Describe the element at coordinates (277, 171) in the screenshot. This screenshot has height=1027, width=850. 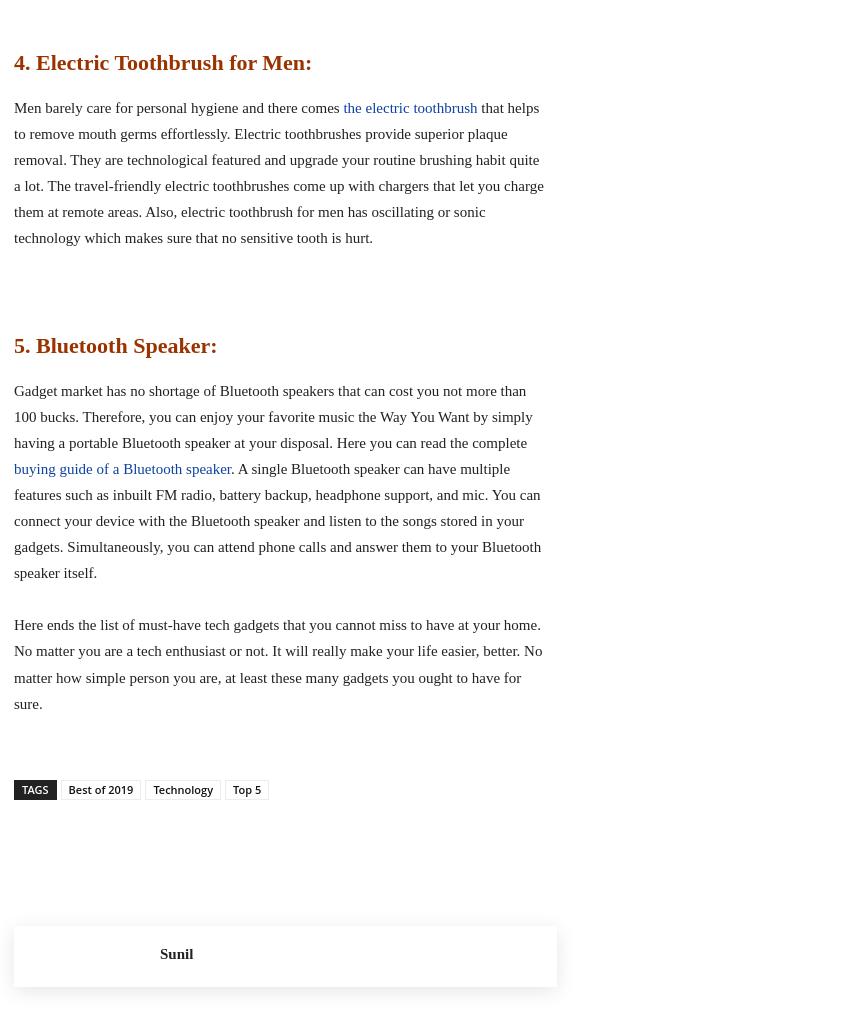
I see `'that helps to remove mouth germs effortlessly. Electric toothbrushes provide superior plaque removal. They are technological featured and upgrade your routine brushing habit quite a lot. The travel-friendly electric toothbrushes come up with chargers that let you charge them at remote areas. Also, electric toothbrush for men has oscillating or sonic technology which makes sure that no sensitive tooth is hurt.'` at that location.